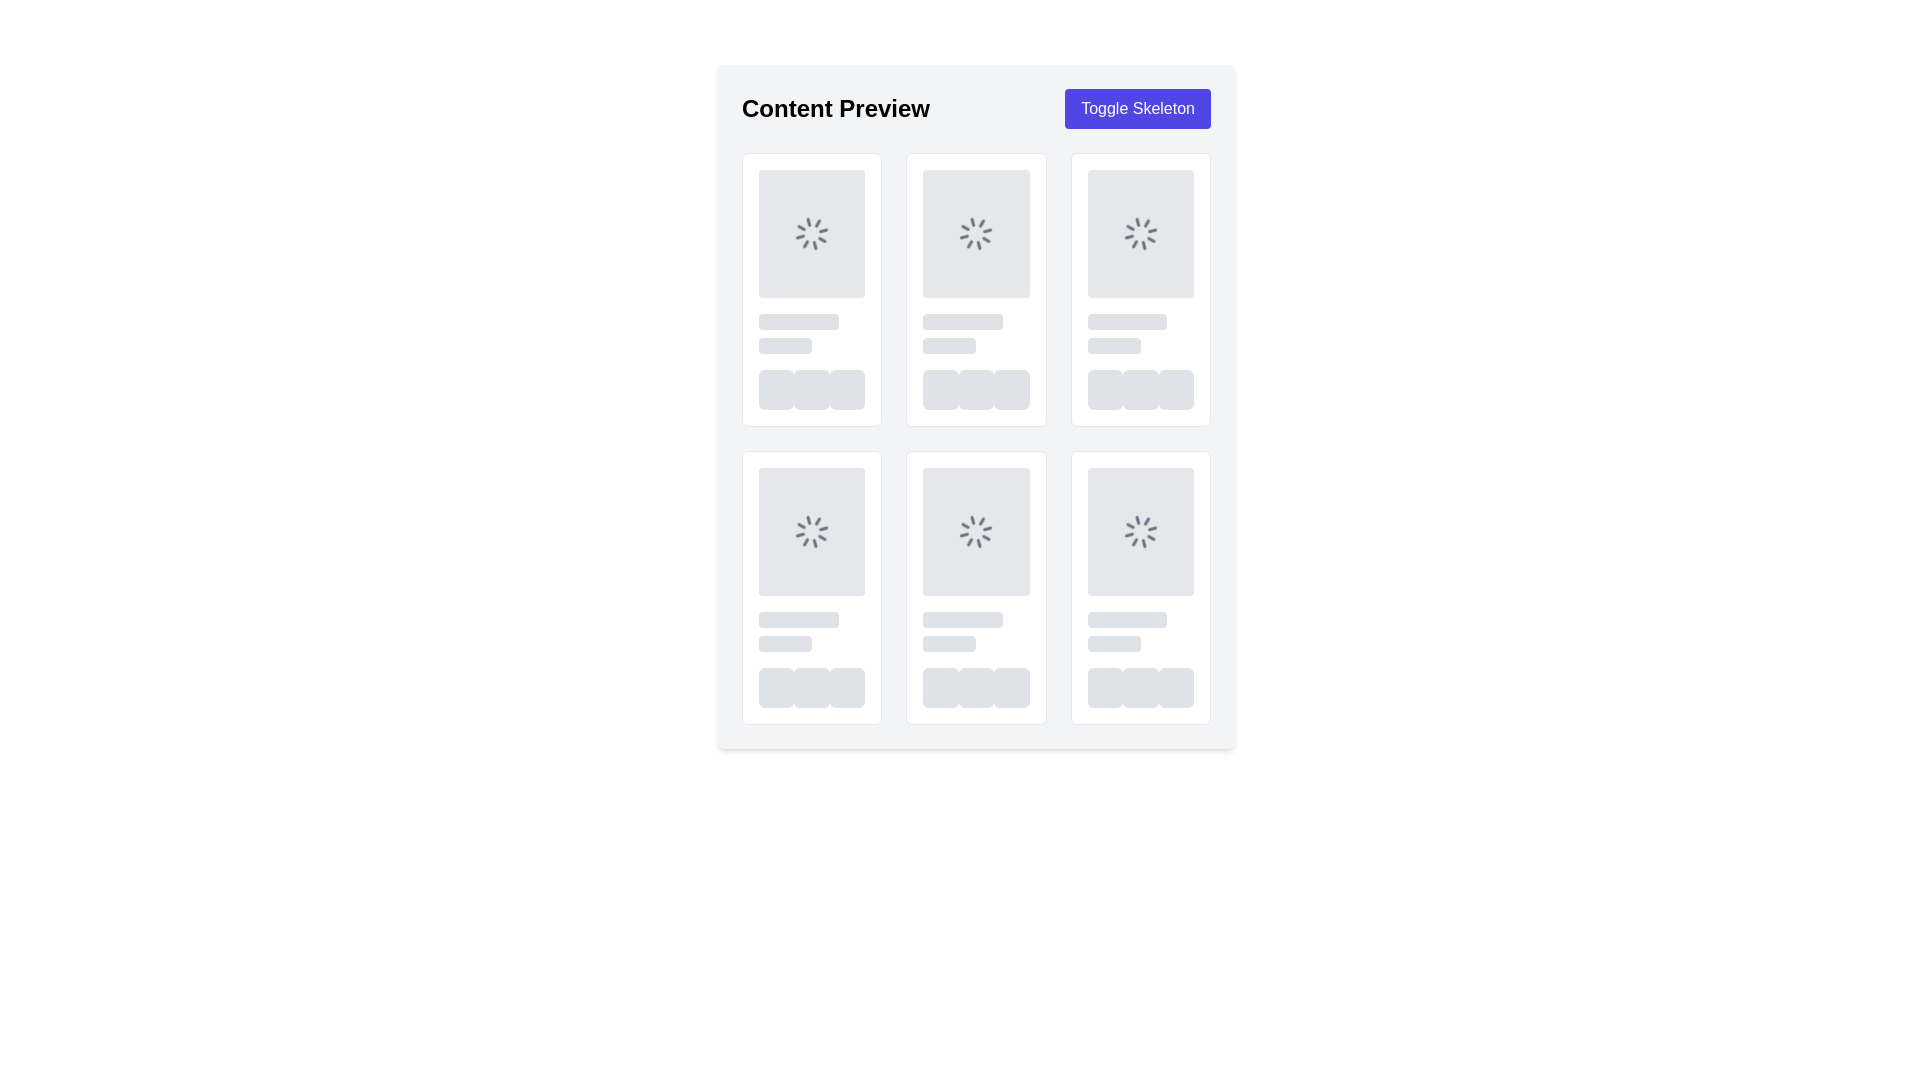 The height and width of the screenshot is (1080, 1920). I want to click on the loading placeholder card located in the center row of the grid layout, which serves as an indicator for content loading, so click(812, 586).